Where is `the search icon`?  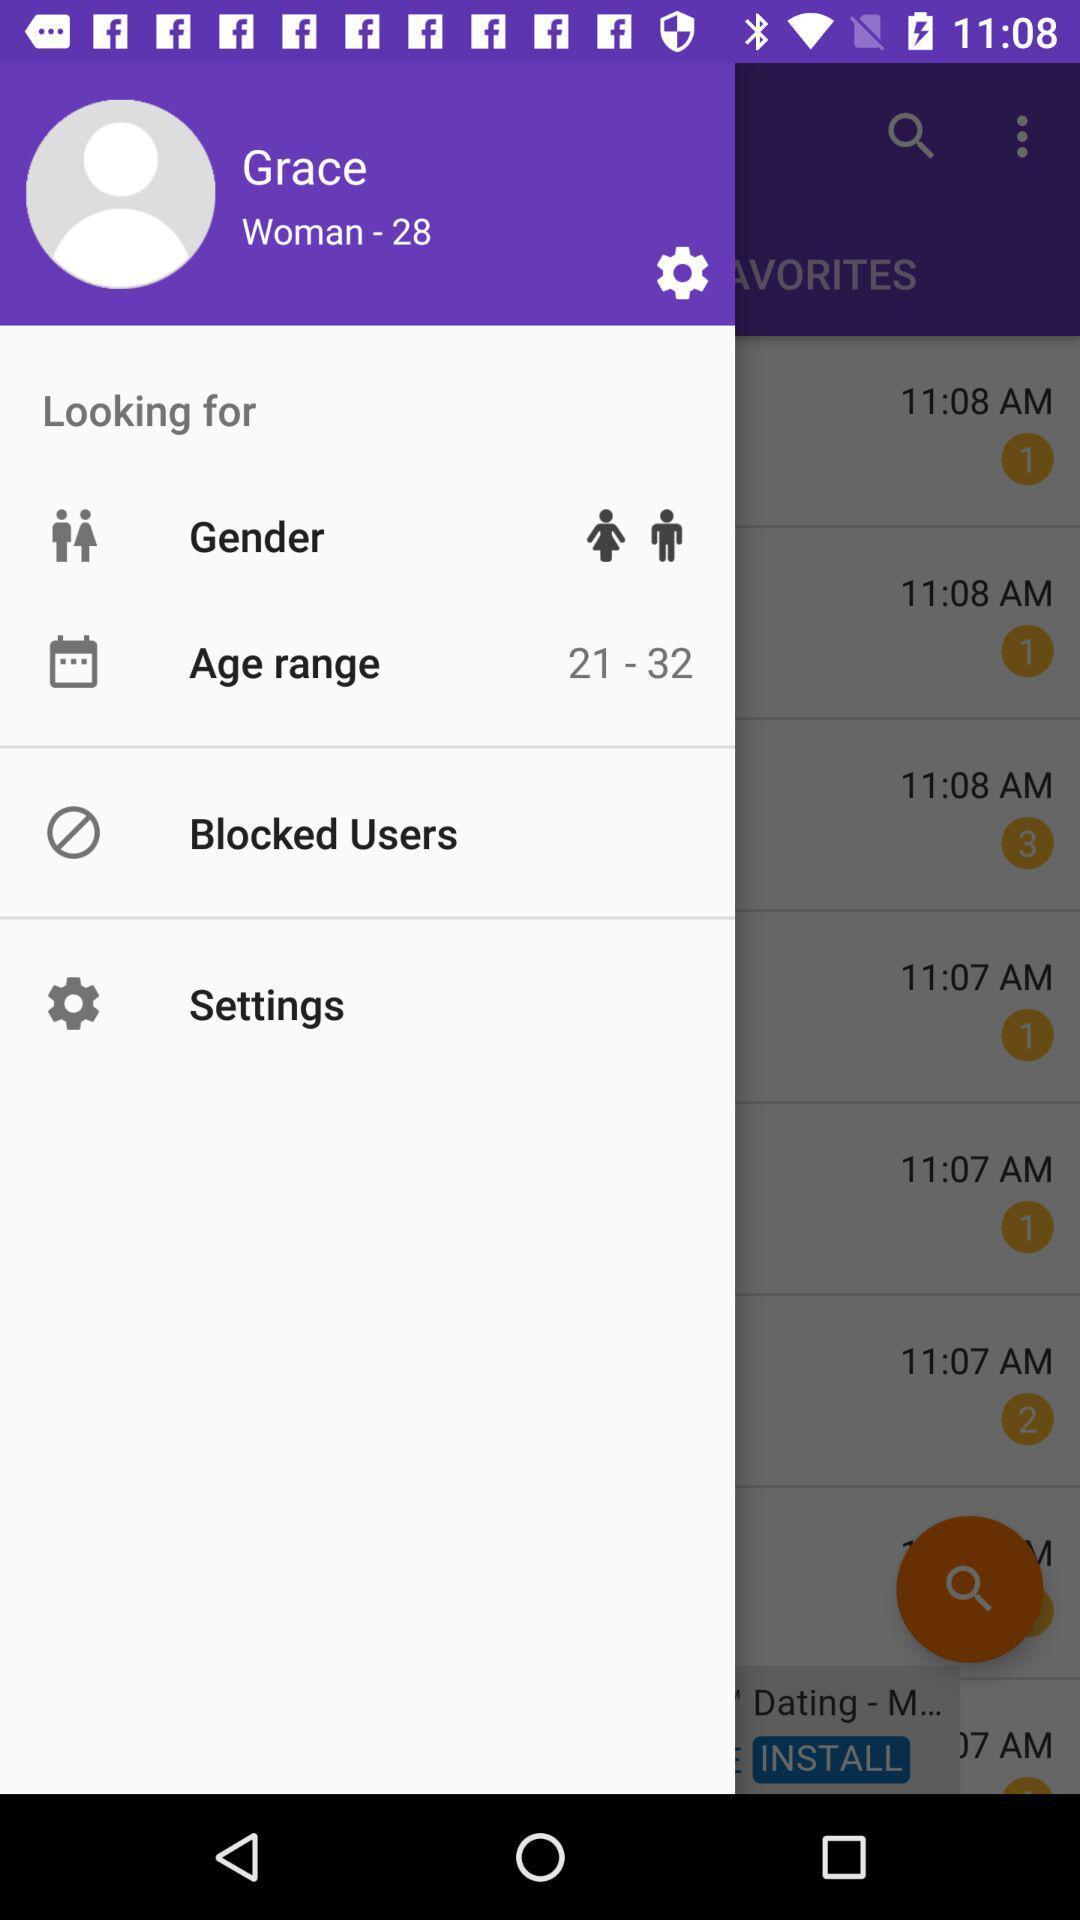 the search icon is located at coordinates (968, 1588).